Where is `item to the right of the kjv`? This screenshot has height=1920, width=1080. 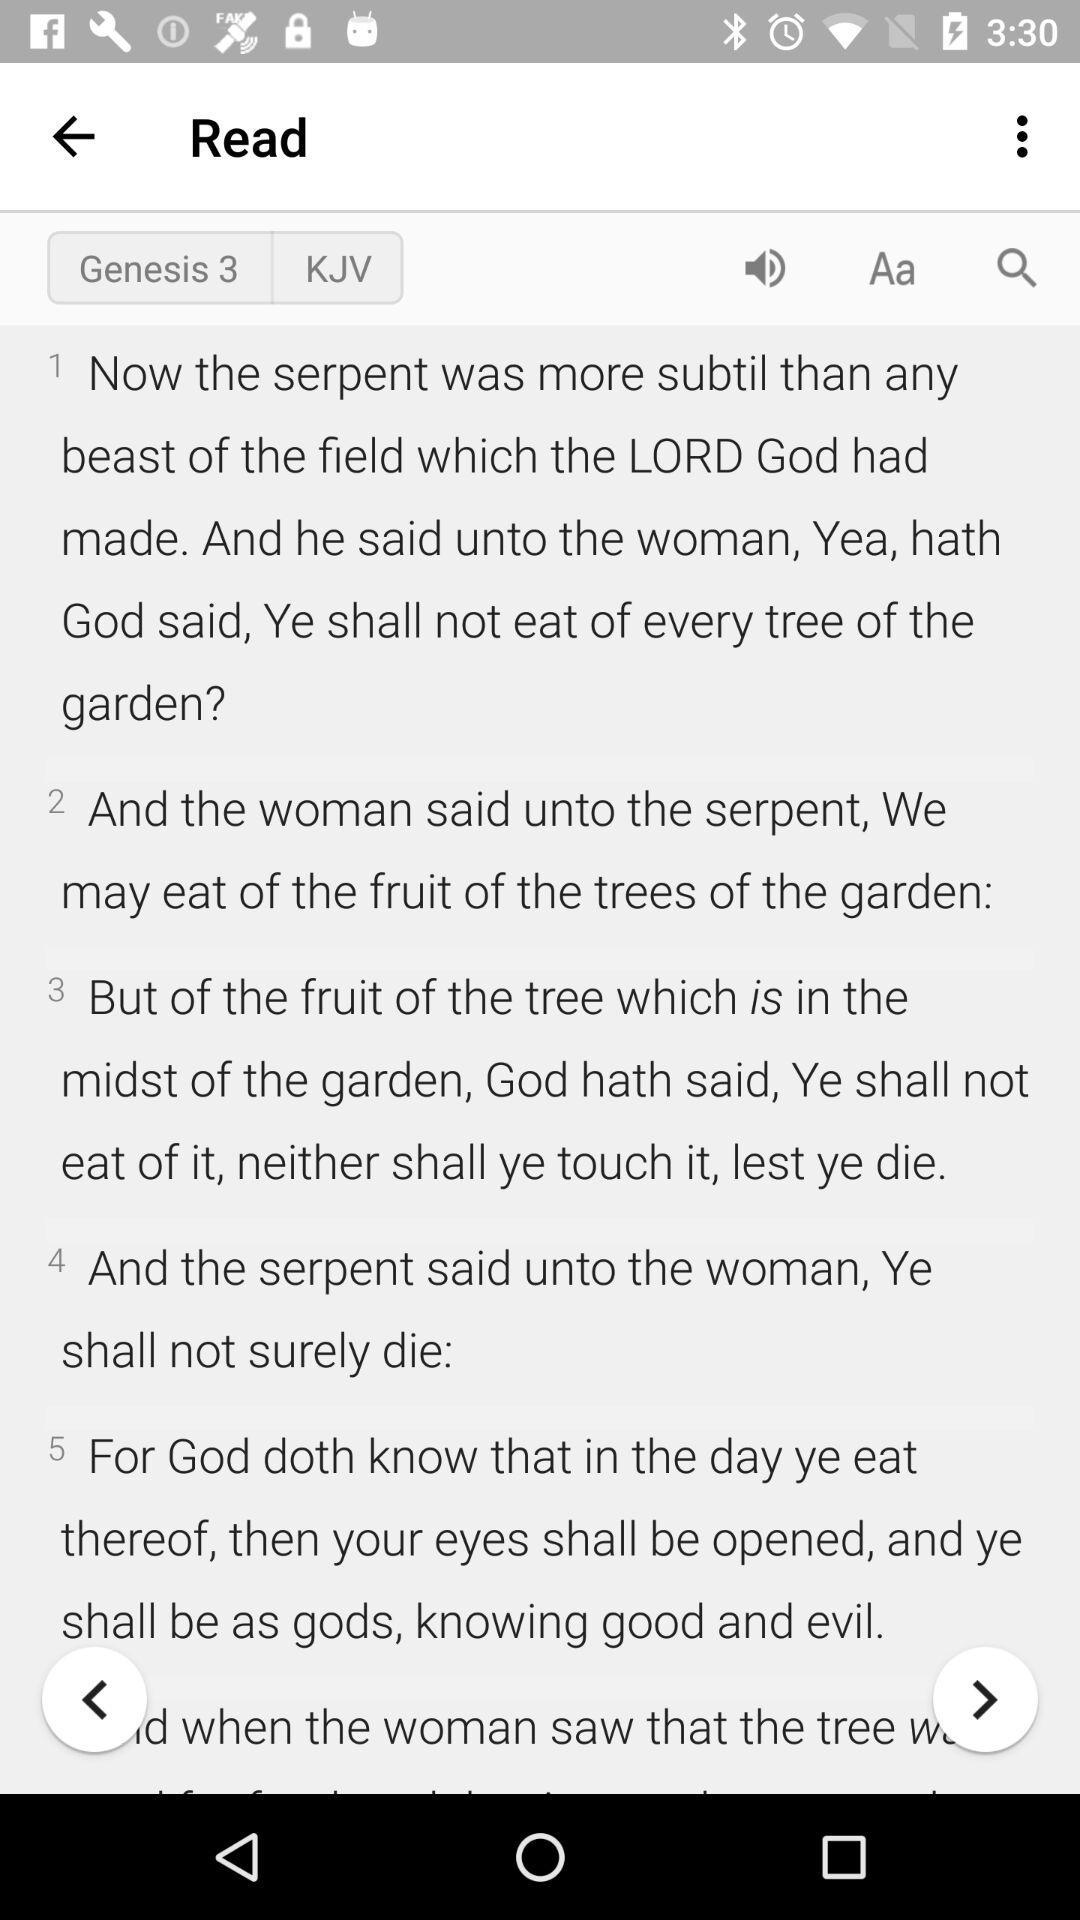
item to the right of the kjv is located at coordinates (764, 266).